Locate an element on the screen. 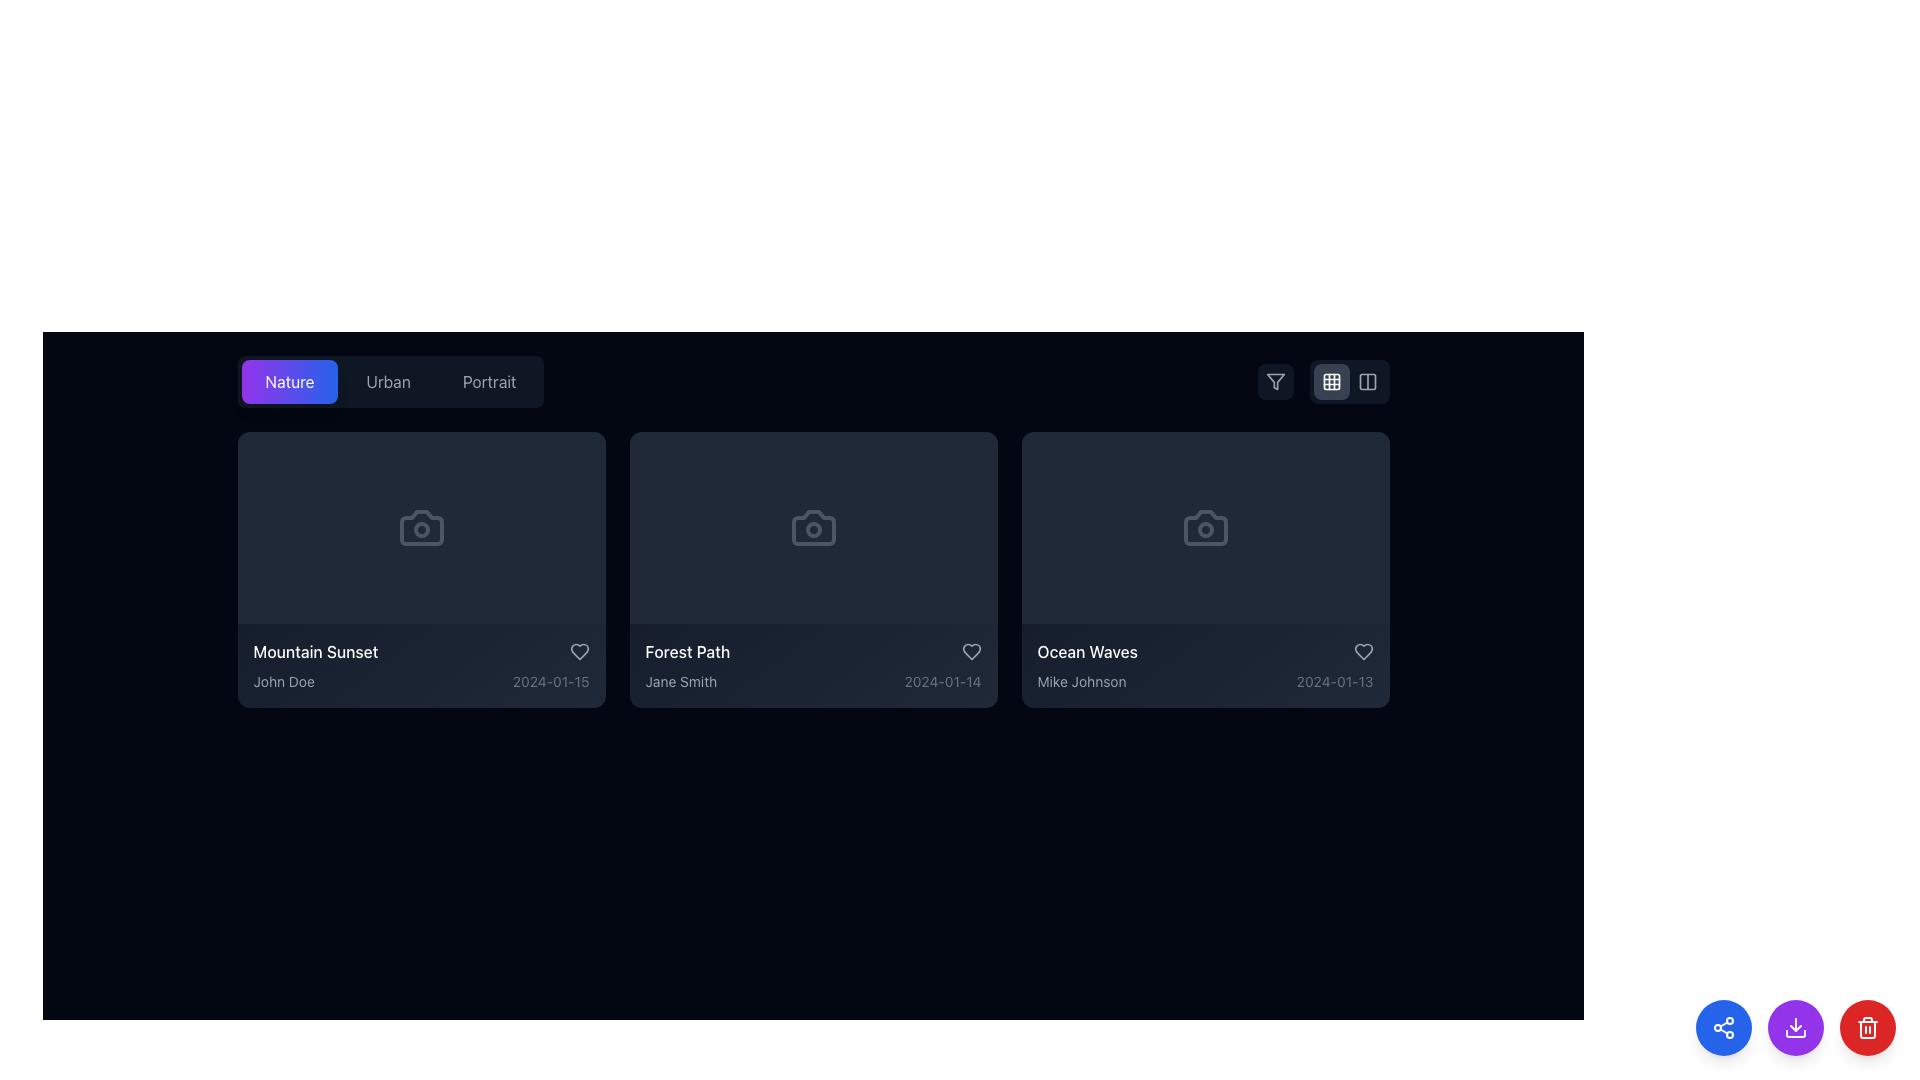 Image resolution: width=1920 pixels, height=1080 pixels. the SVG icon representing photographic content within the 'Mountain Sunset' card located in the first column of the three-column layout is located at coordinates (420, 527).